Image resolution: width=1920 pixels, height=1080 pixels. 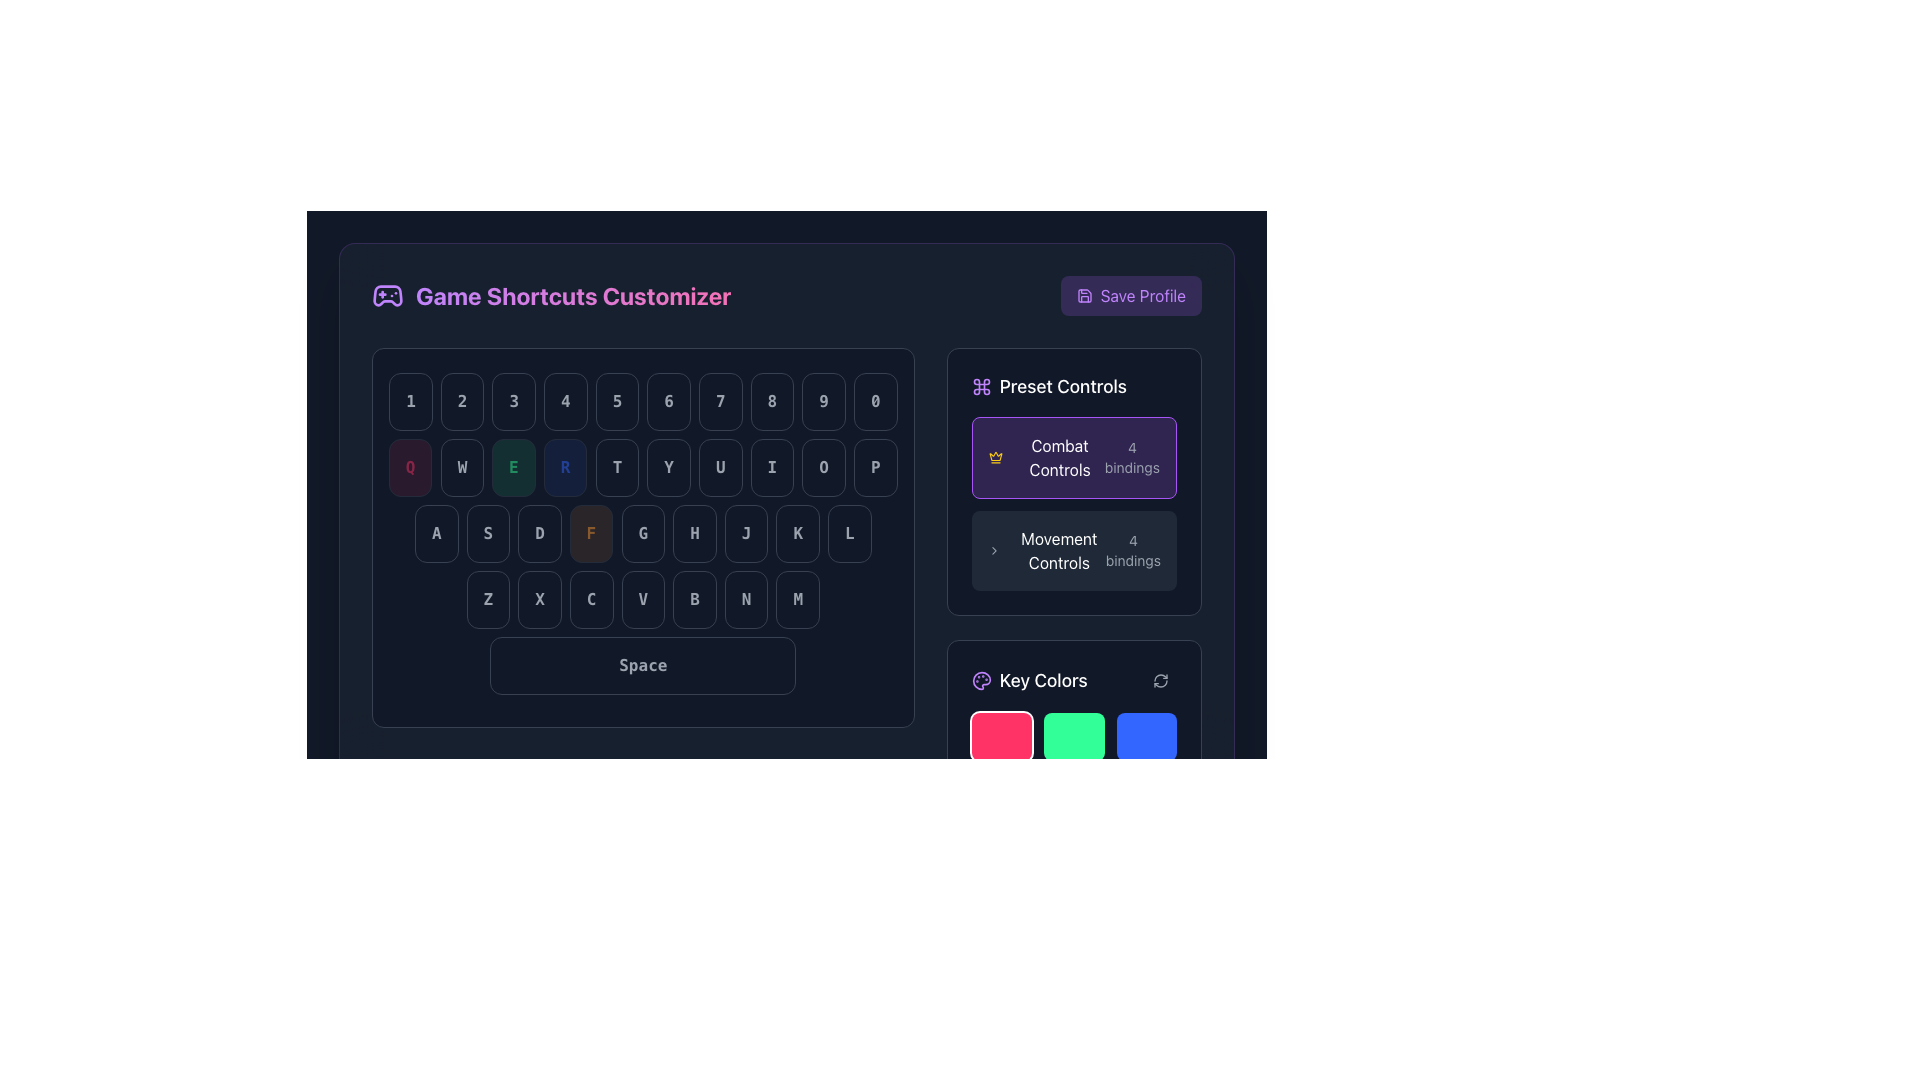 What do you see at coordinates (1073, 386) in the screenshot?
I see `the 'Preset Controls' label/header, which features white text aligned to the right of a small purple command icon, located at the top of a section with a dark background` at bounding box center [1073, 386].